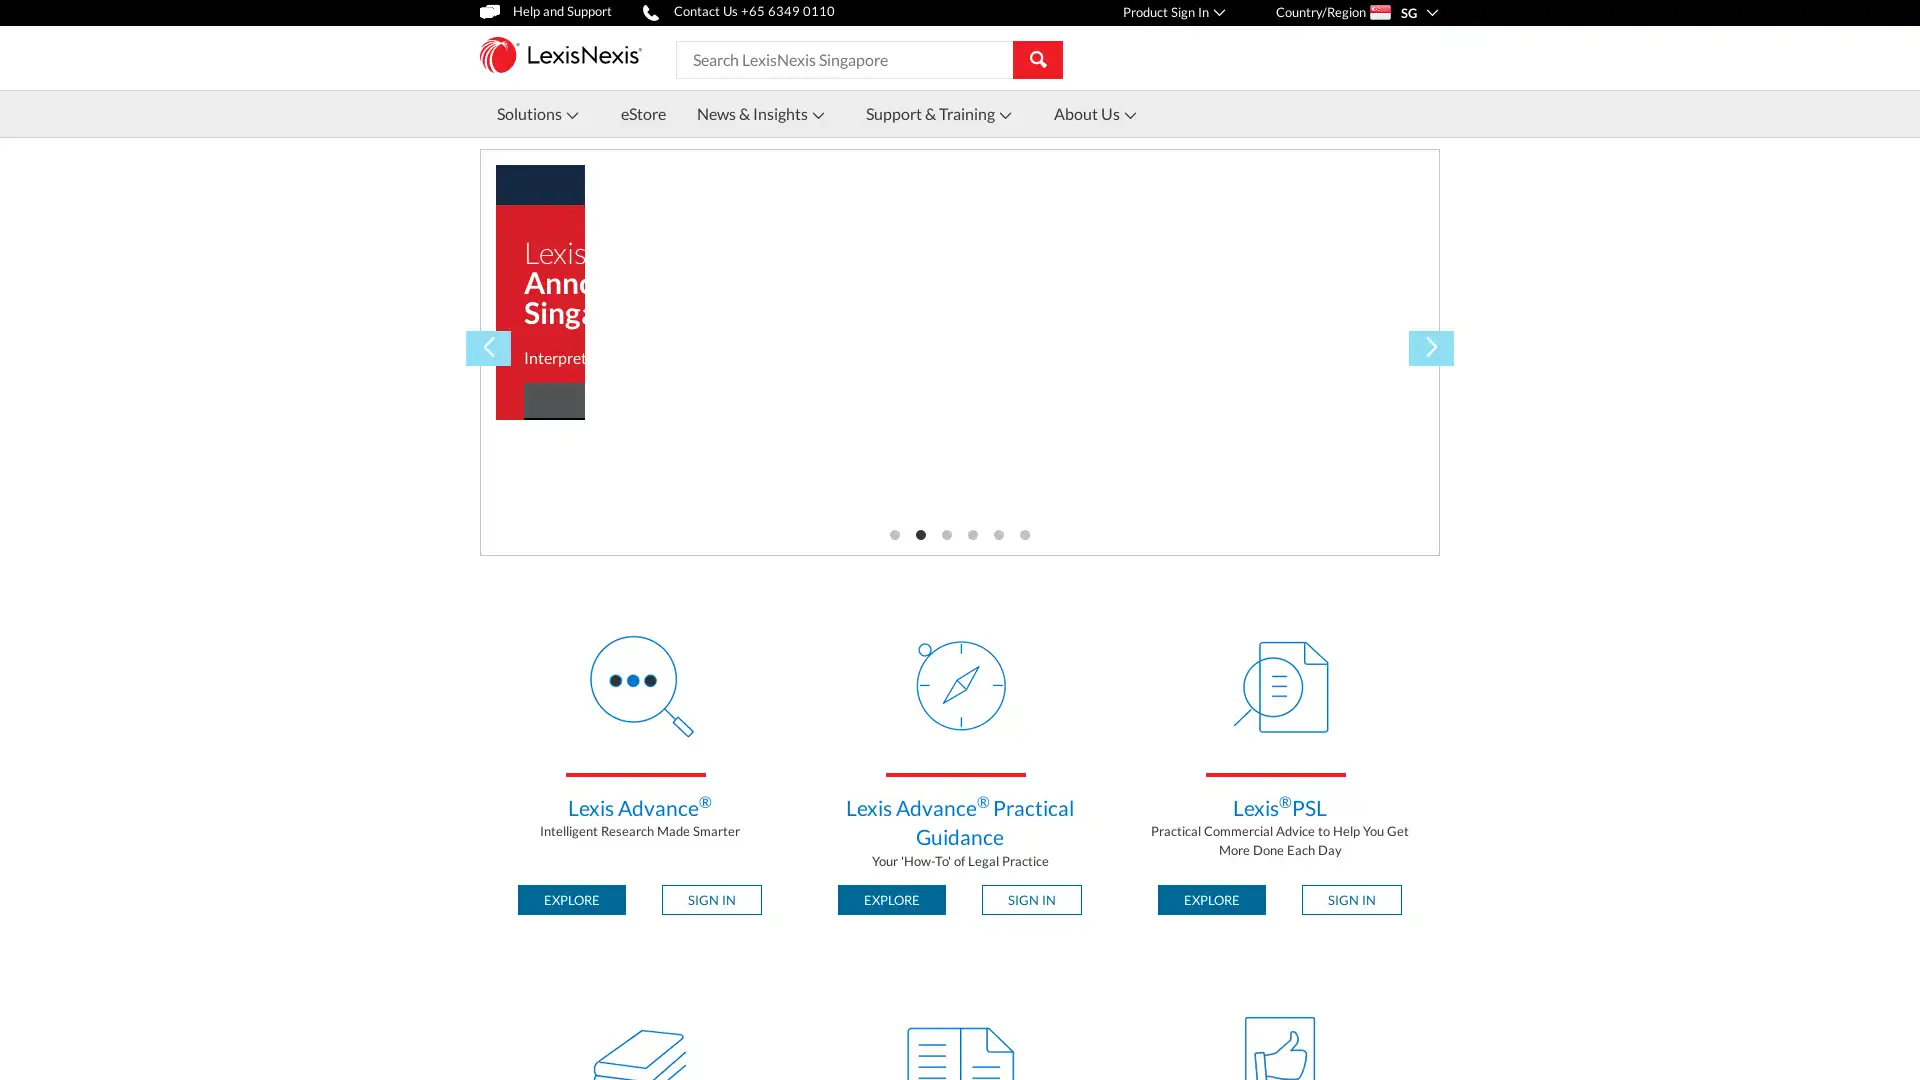 The image size is (1920, 1080). I want to click on Search, so click(1037, 57).